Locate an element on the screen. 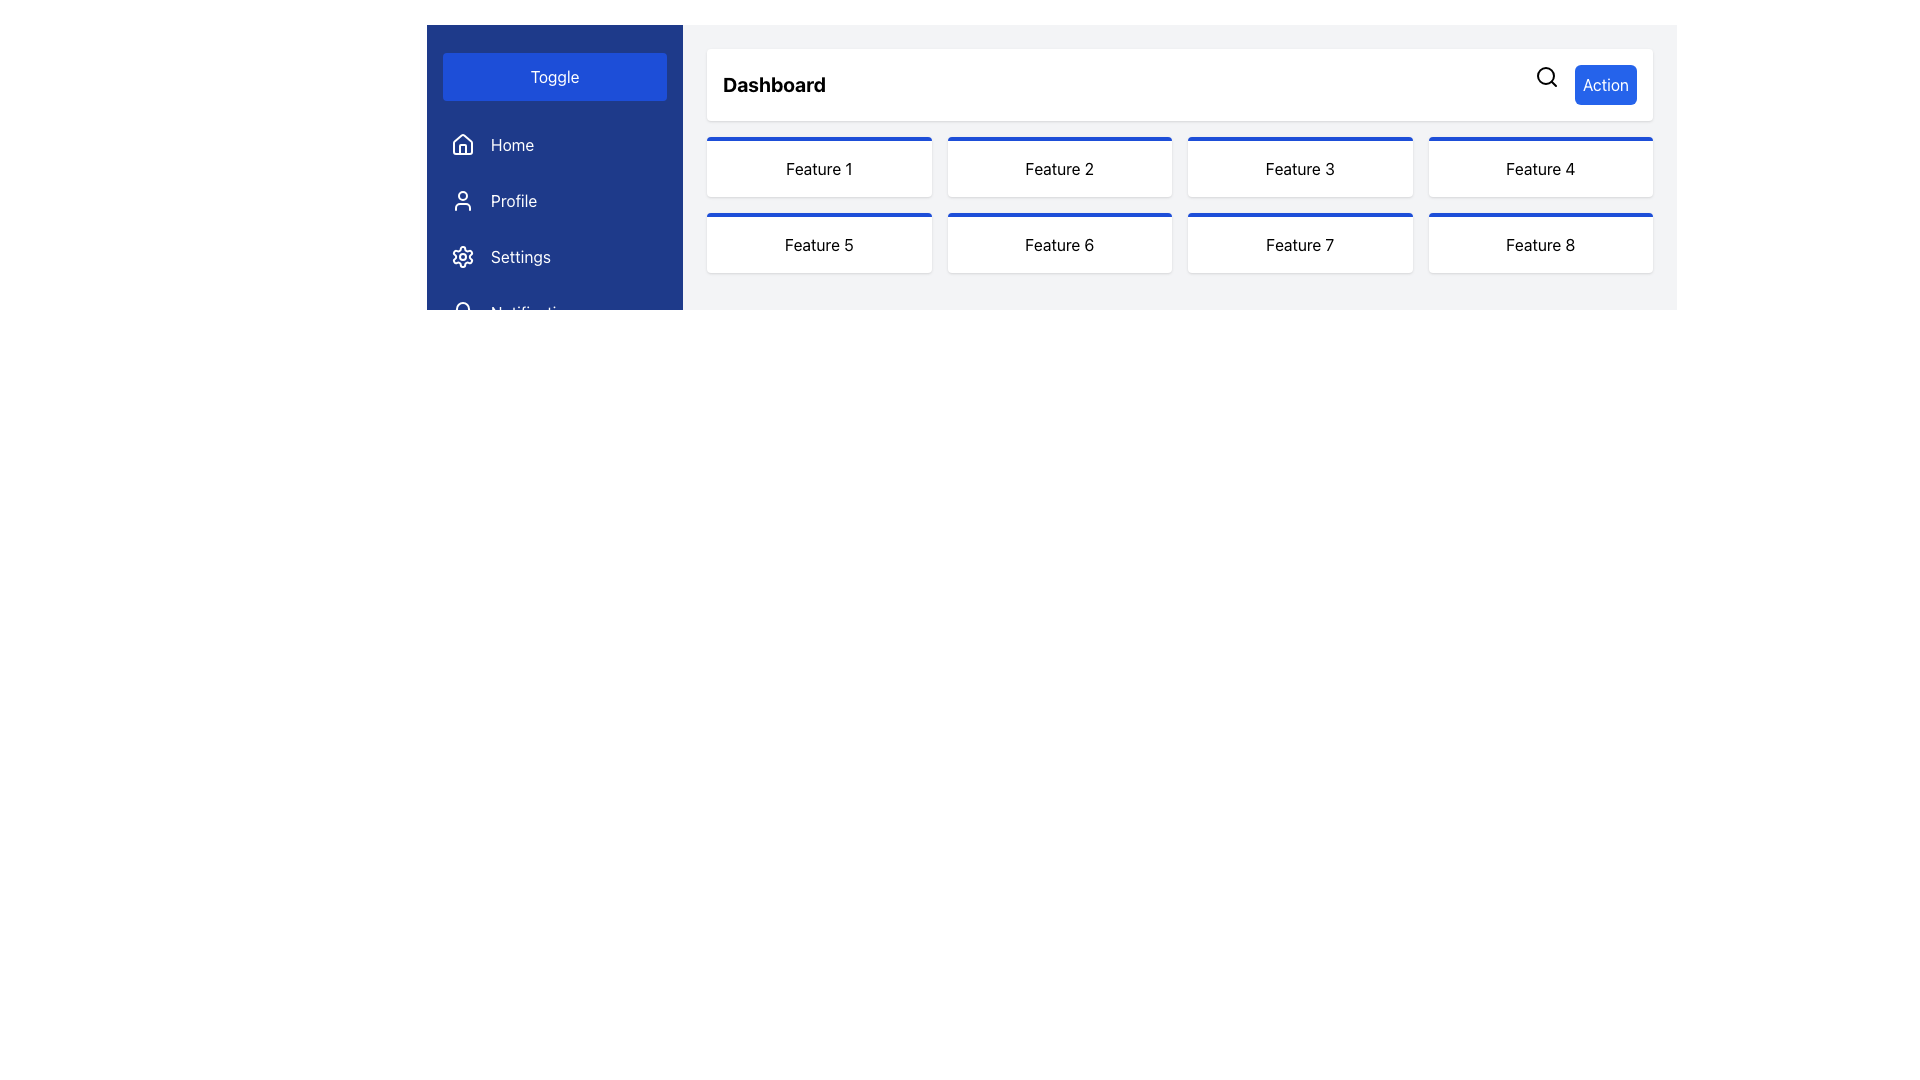 The image size is (1920, 1080). the toggle button located at the top of the sidebar menu, just above the 'Home' option is located at coordinates (555, 76).